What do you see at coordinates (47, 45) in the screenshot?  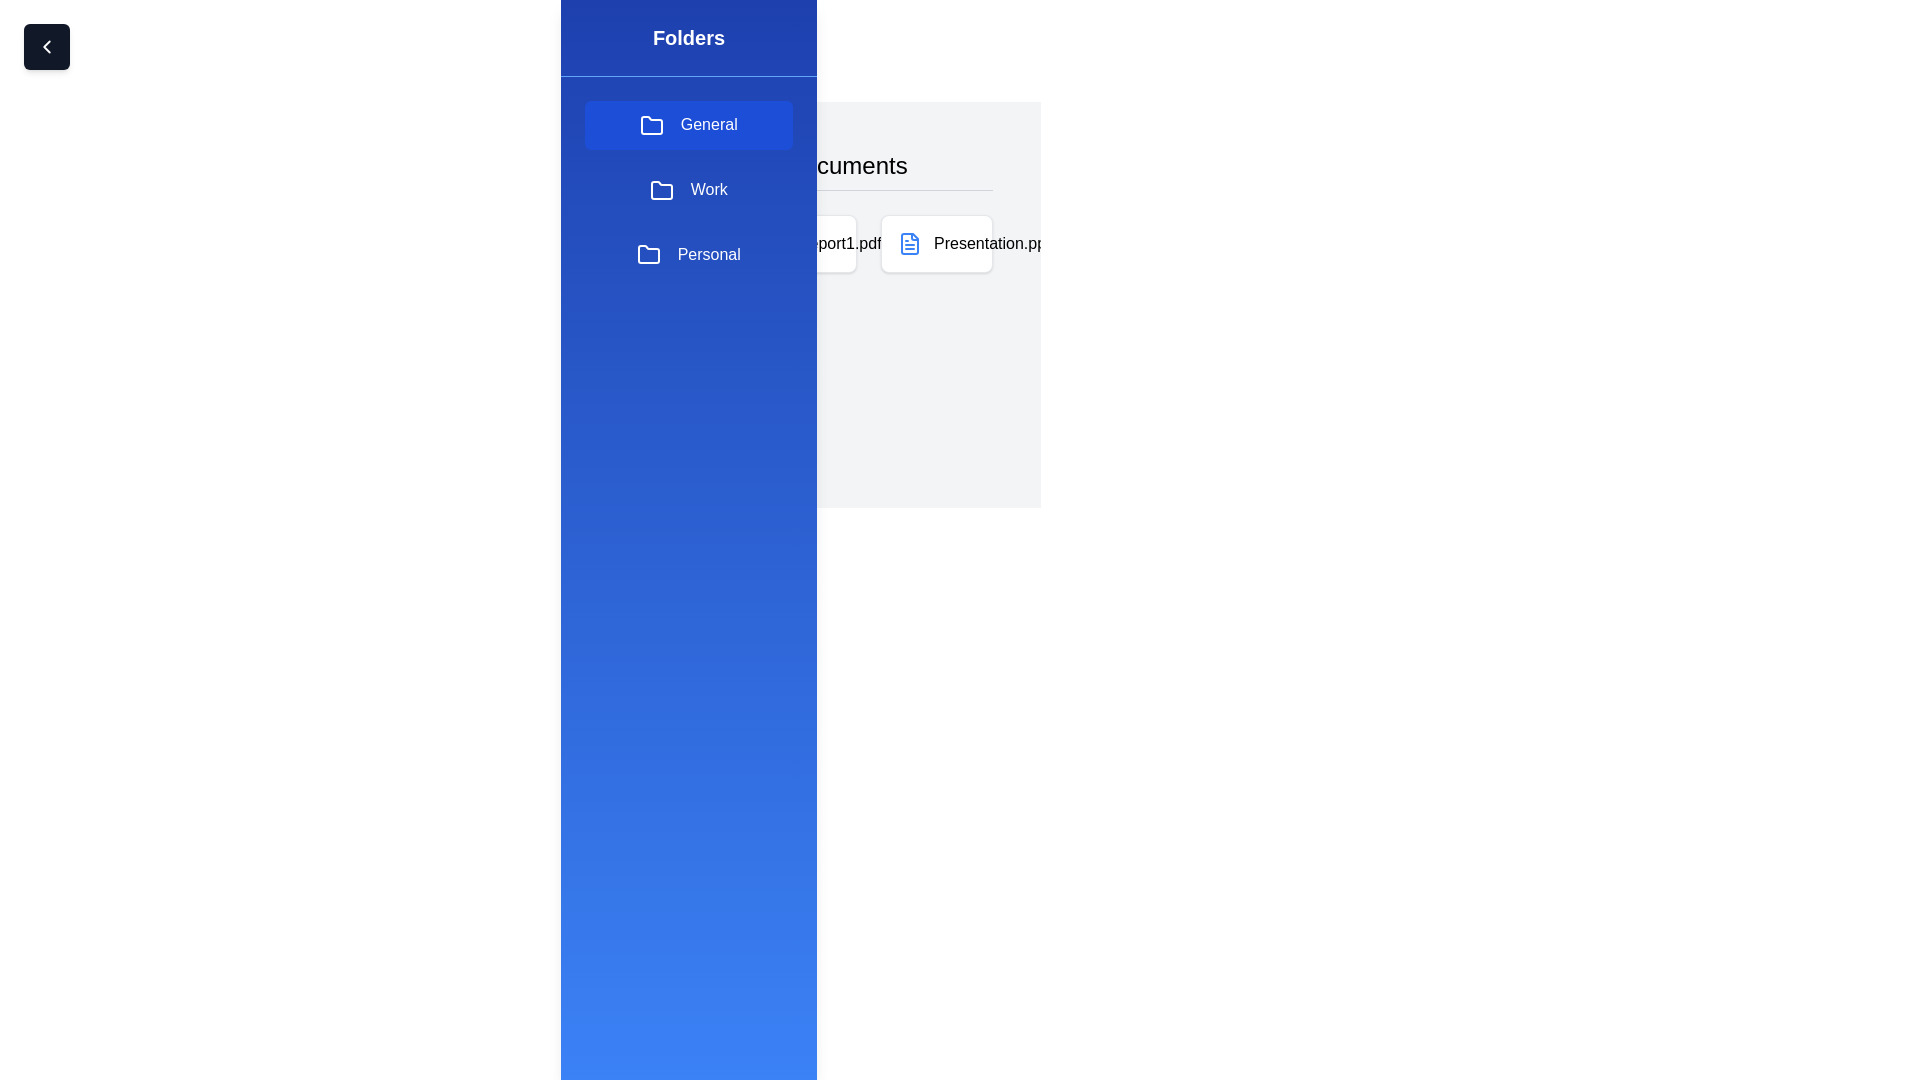 I see `the 'Back' button located in the top-left corner of the interface` at bounding box center [47, 45].